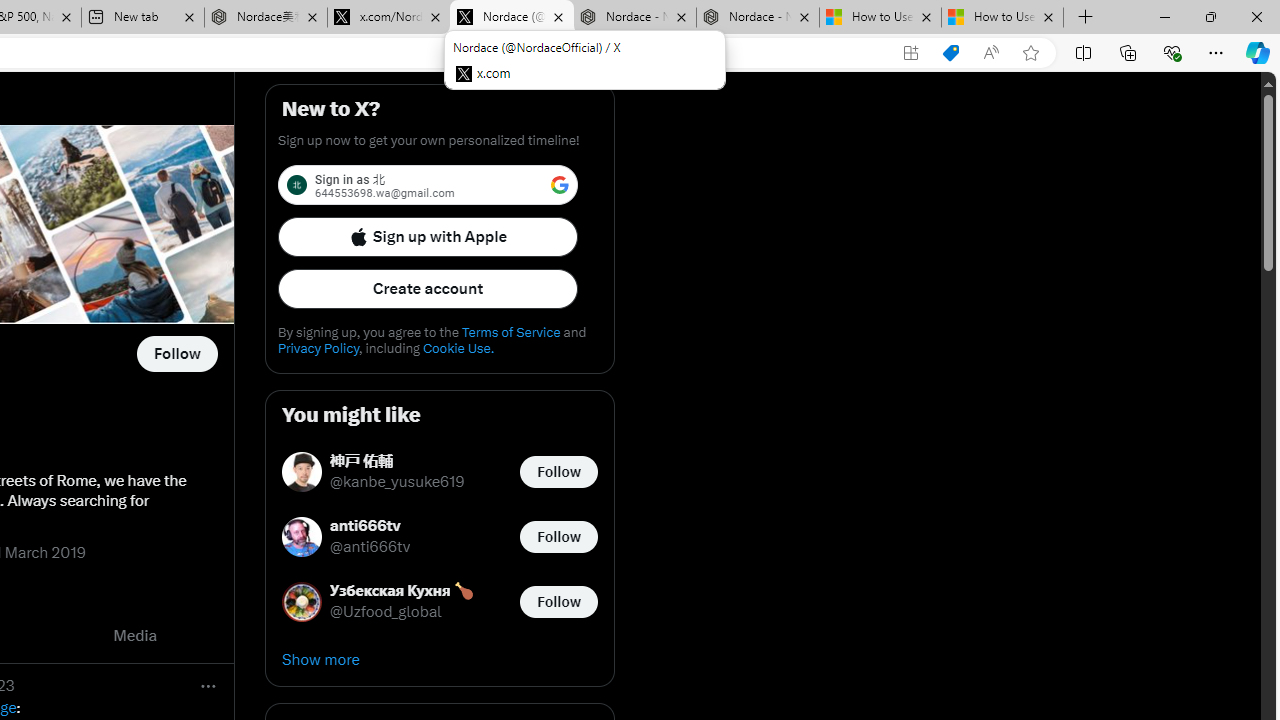 The image size is (1280, 720). What do you see at coordinates (370, 547) in the screenshot?
I see `'@anti666tv'` at bounding box center [370, 547].